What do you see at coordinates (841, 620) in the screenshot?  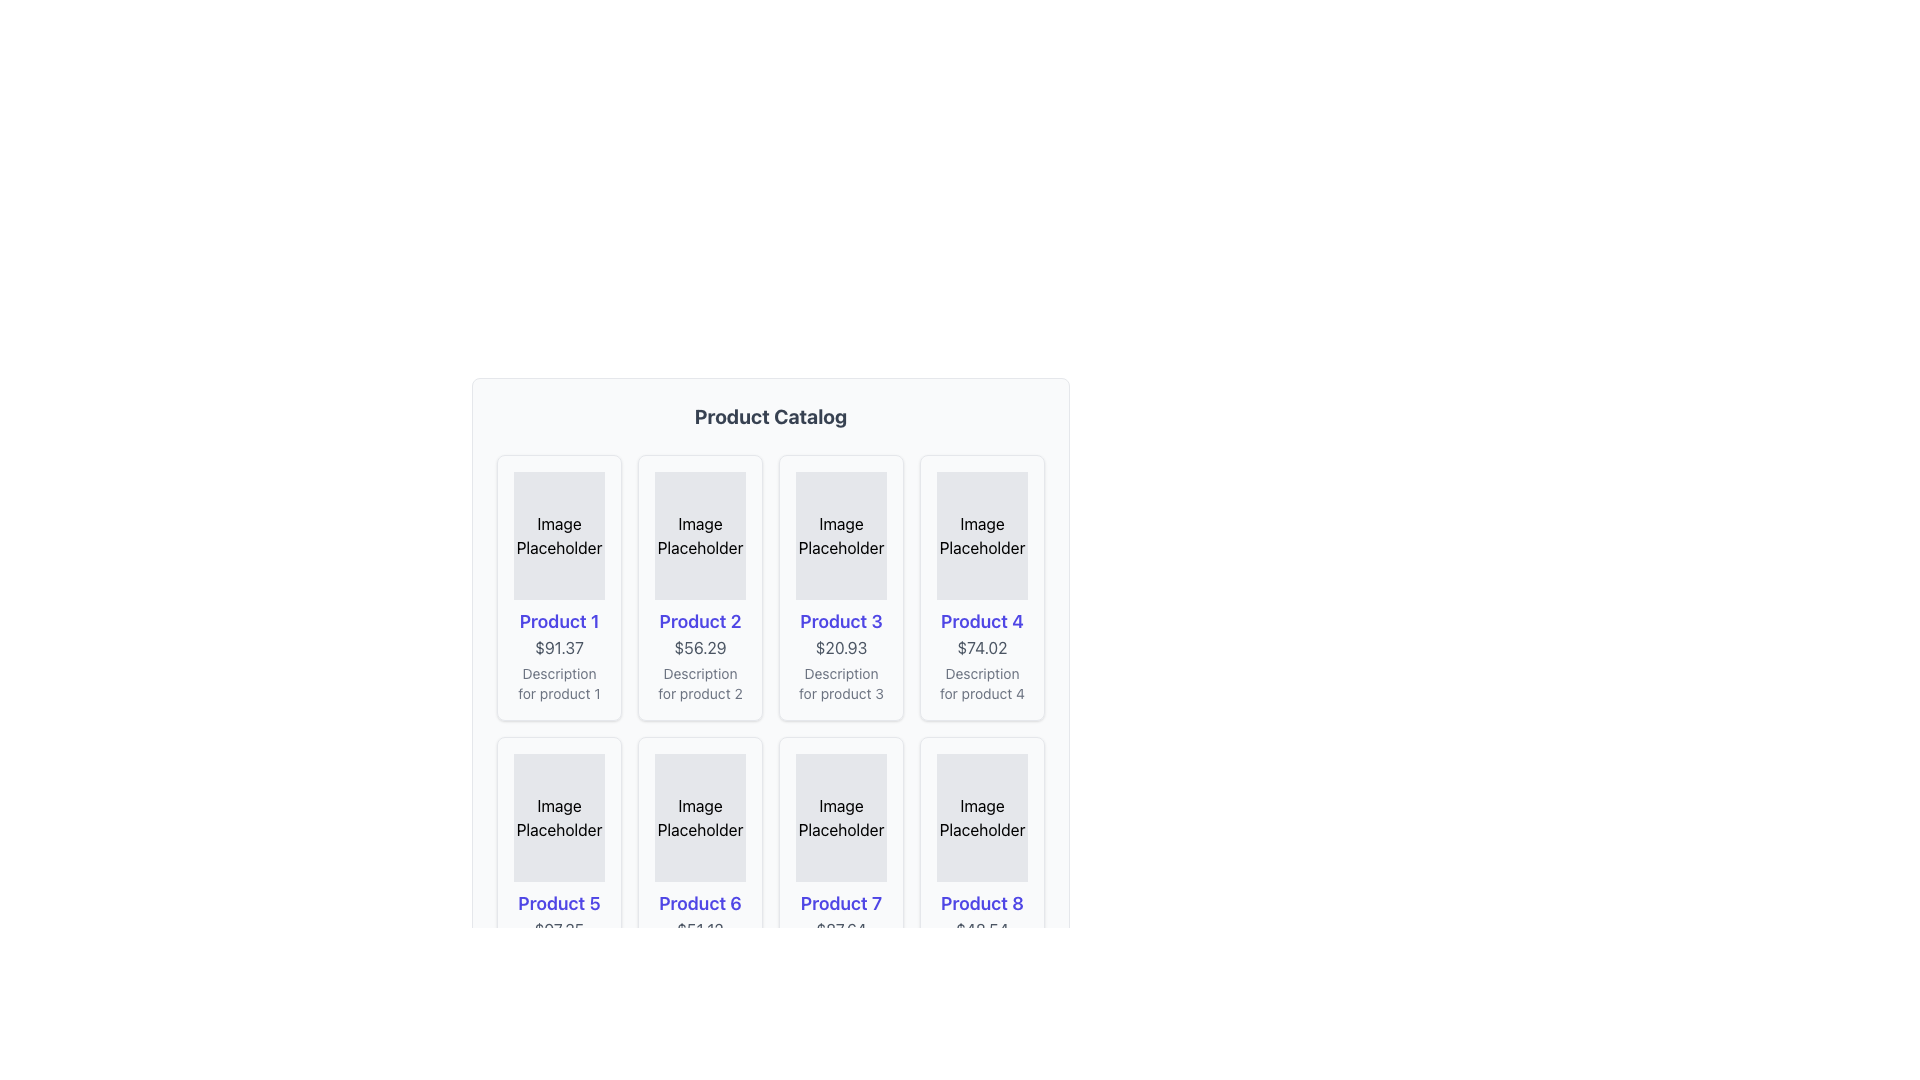 I see `the third product title in the product catalog interface, which is located below the image placeholder and above the price text ($20.93) and product description (Description for product 3)` at bounding box center [841, 620].